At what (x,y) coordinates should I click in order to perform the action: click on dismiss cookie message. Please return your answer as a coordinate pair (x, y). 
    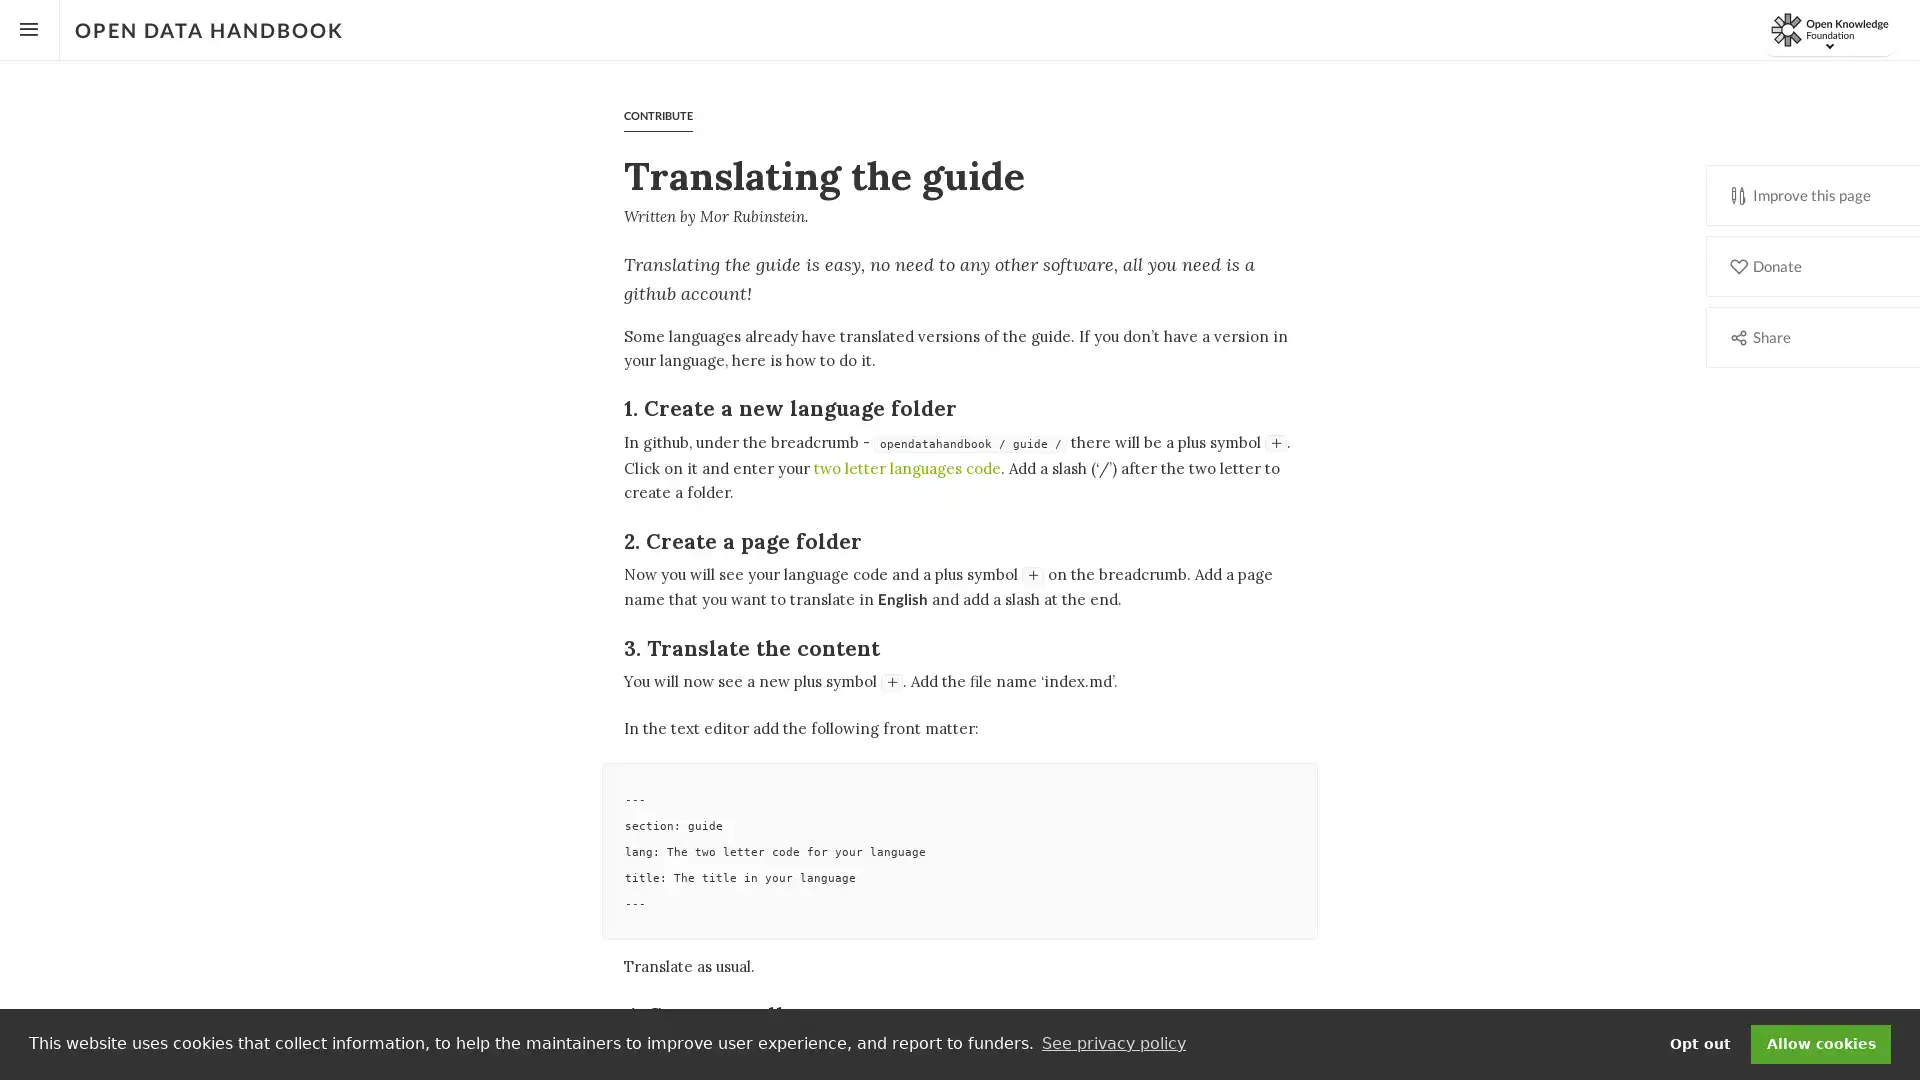
    Looking at the image, I should click on (1820, 1043).